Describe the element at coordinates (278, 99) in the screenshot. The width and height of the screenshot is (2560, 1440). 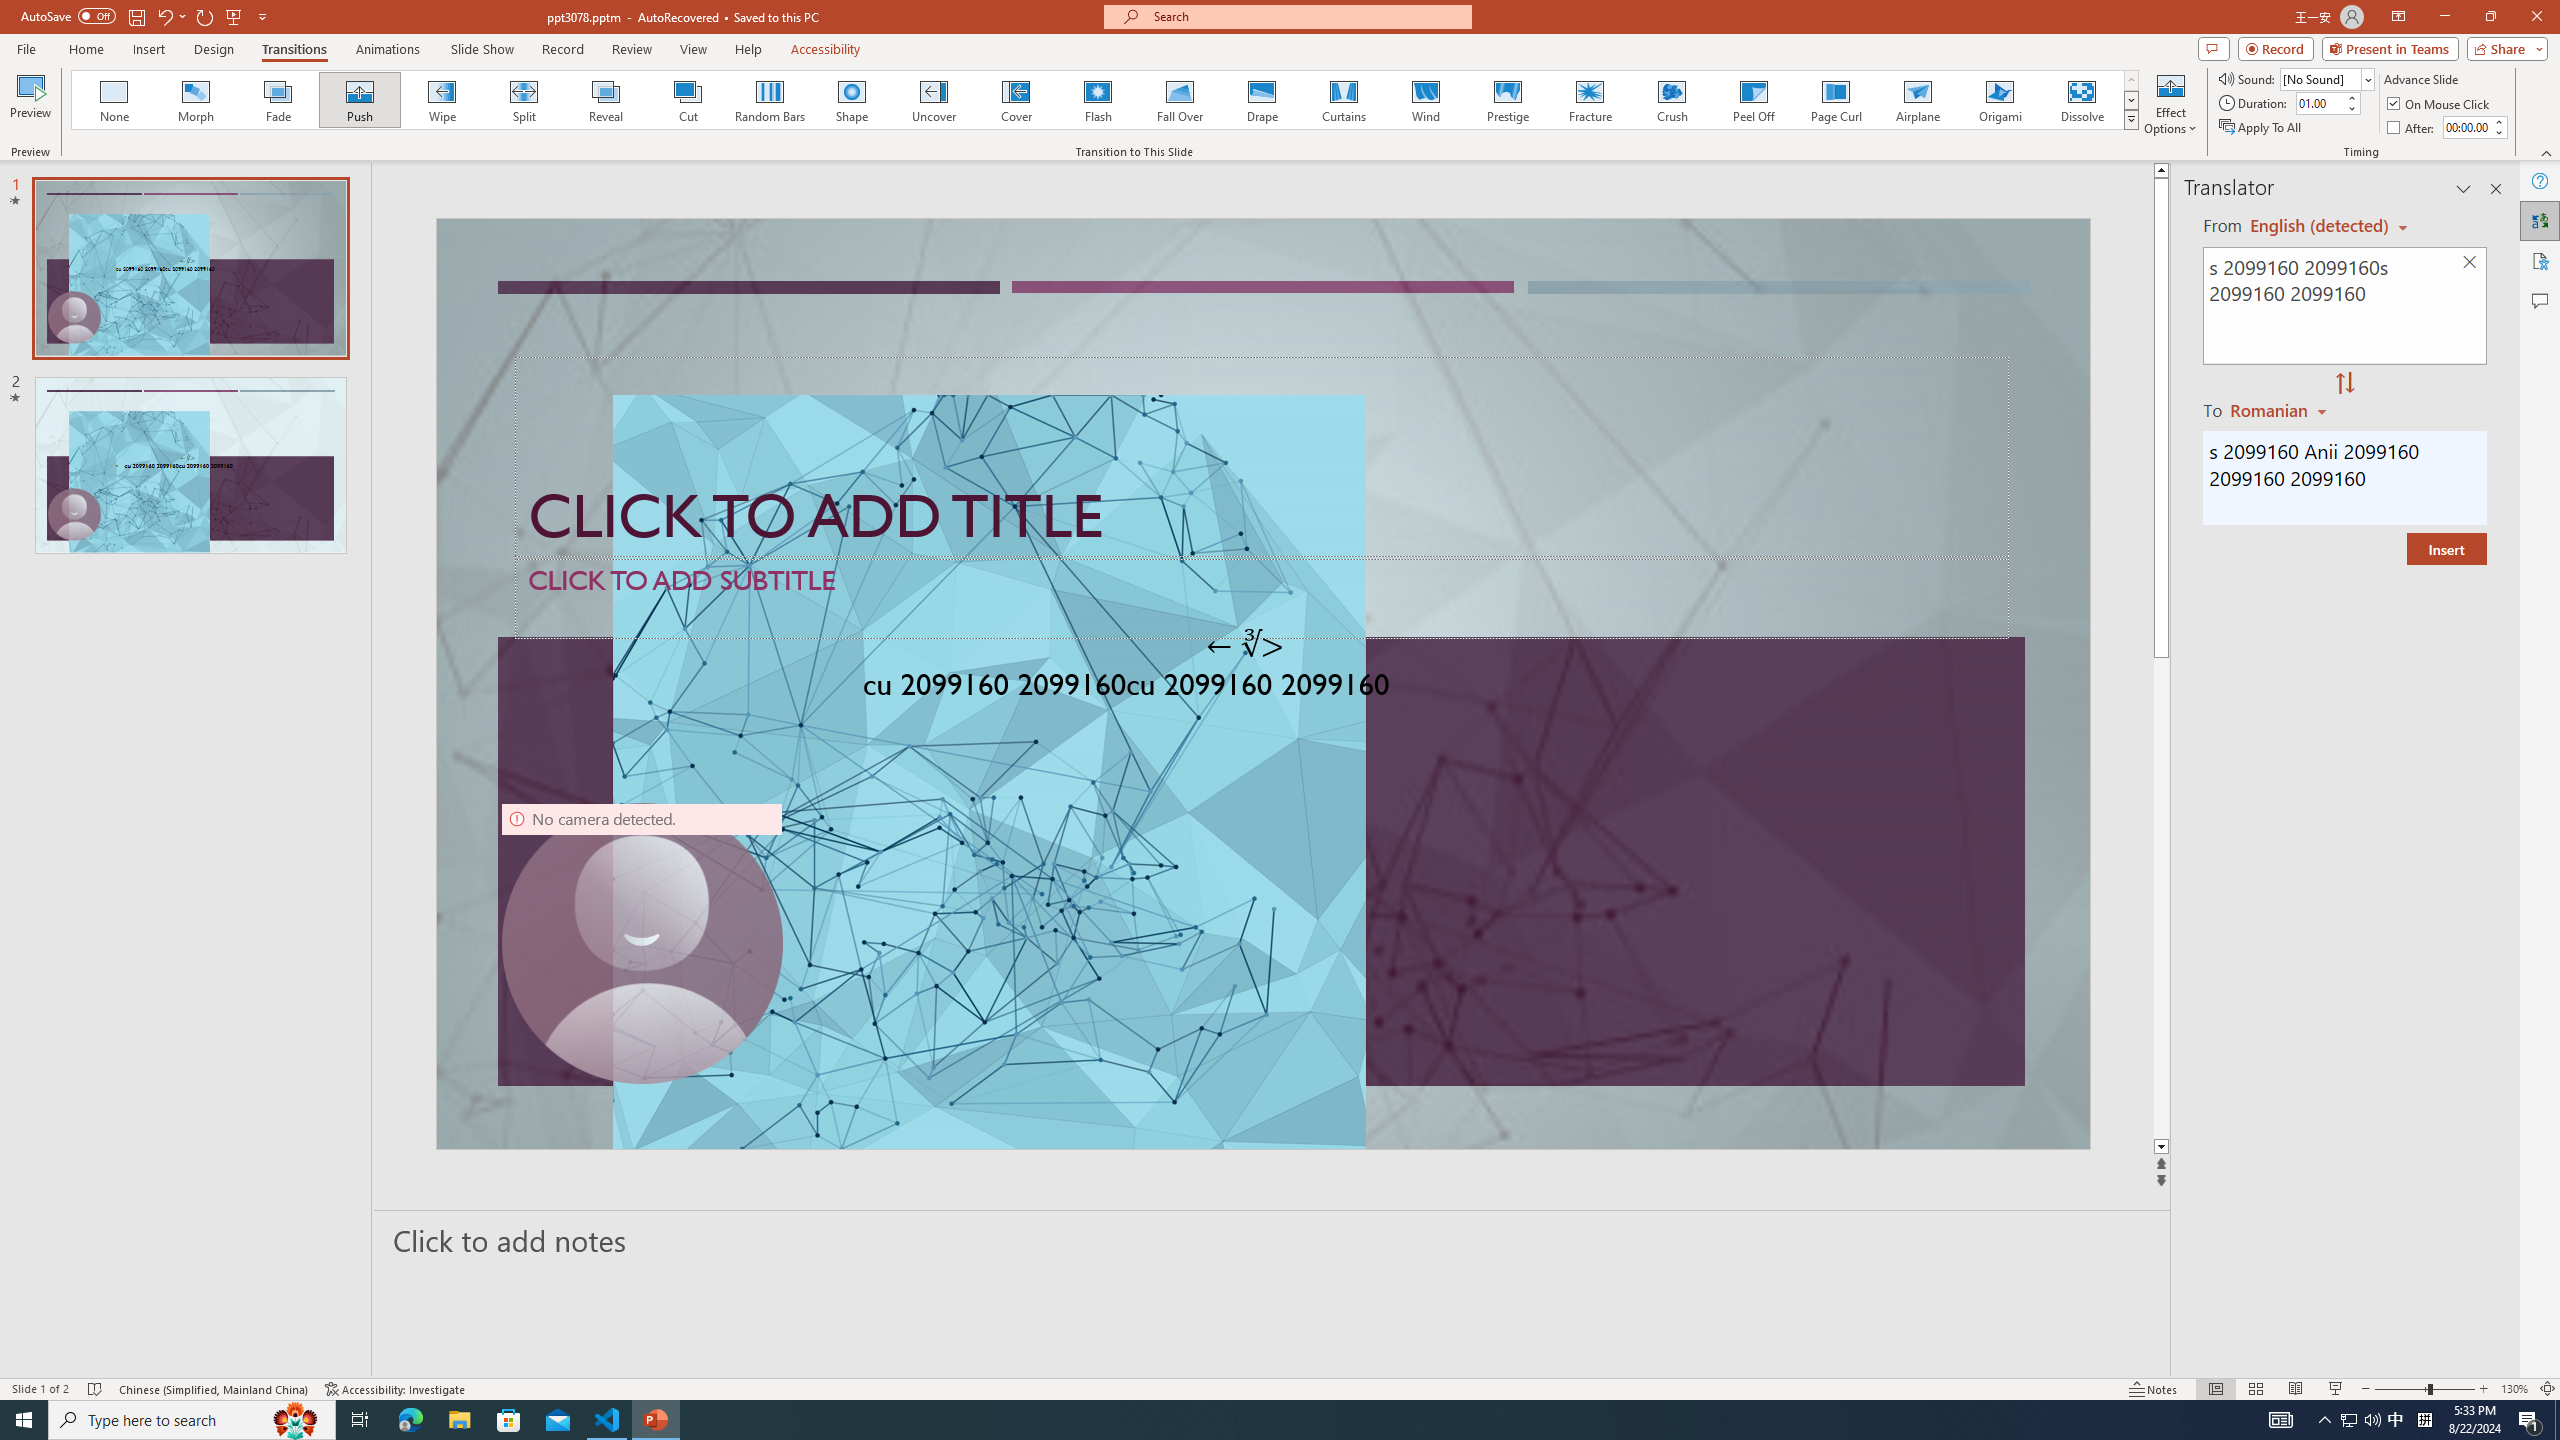
I see `'Fade'` at that location.